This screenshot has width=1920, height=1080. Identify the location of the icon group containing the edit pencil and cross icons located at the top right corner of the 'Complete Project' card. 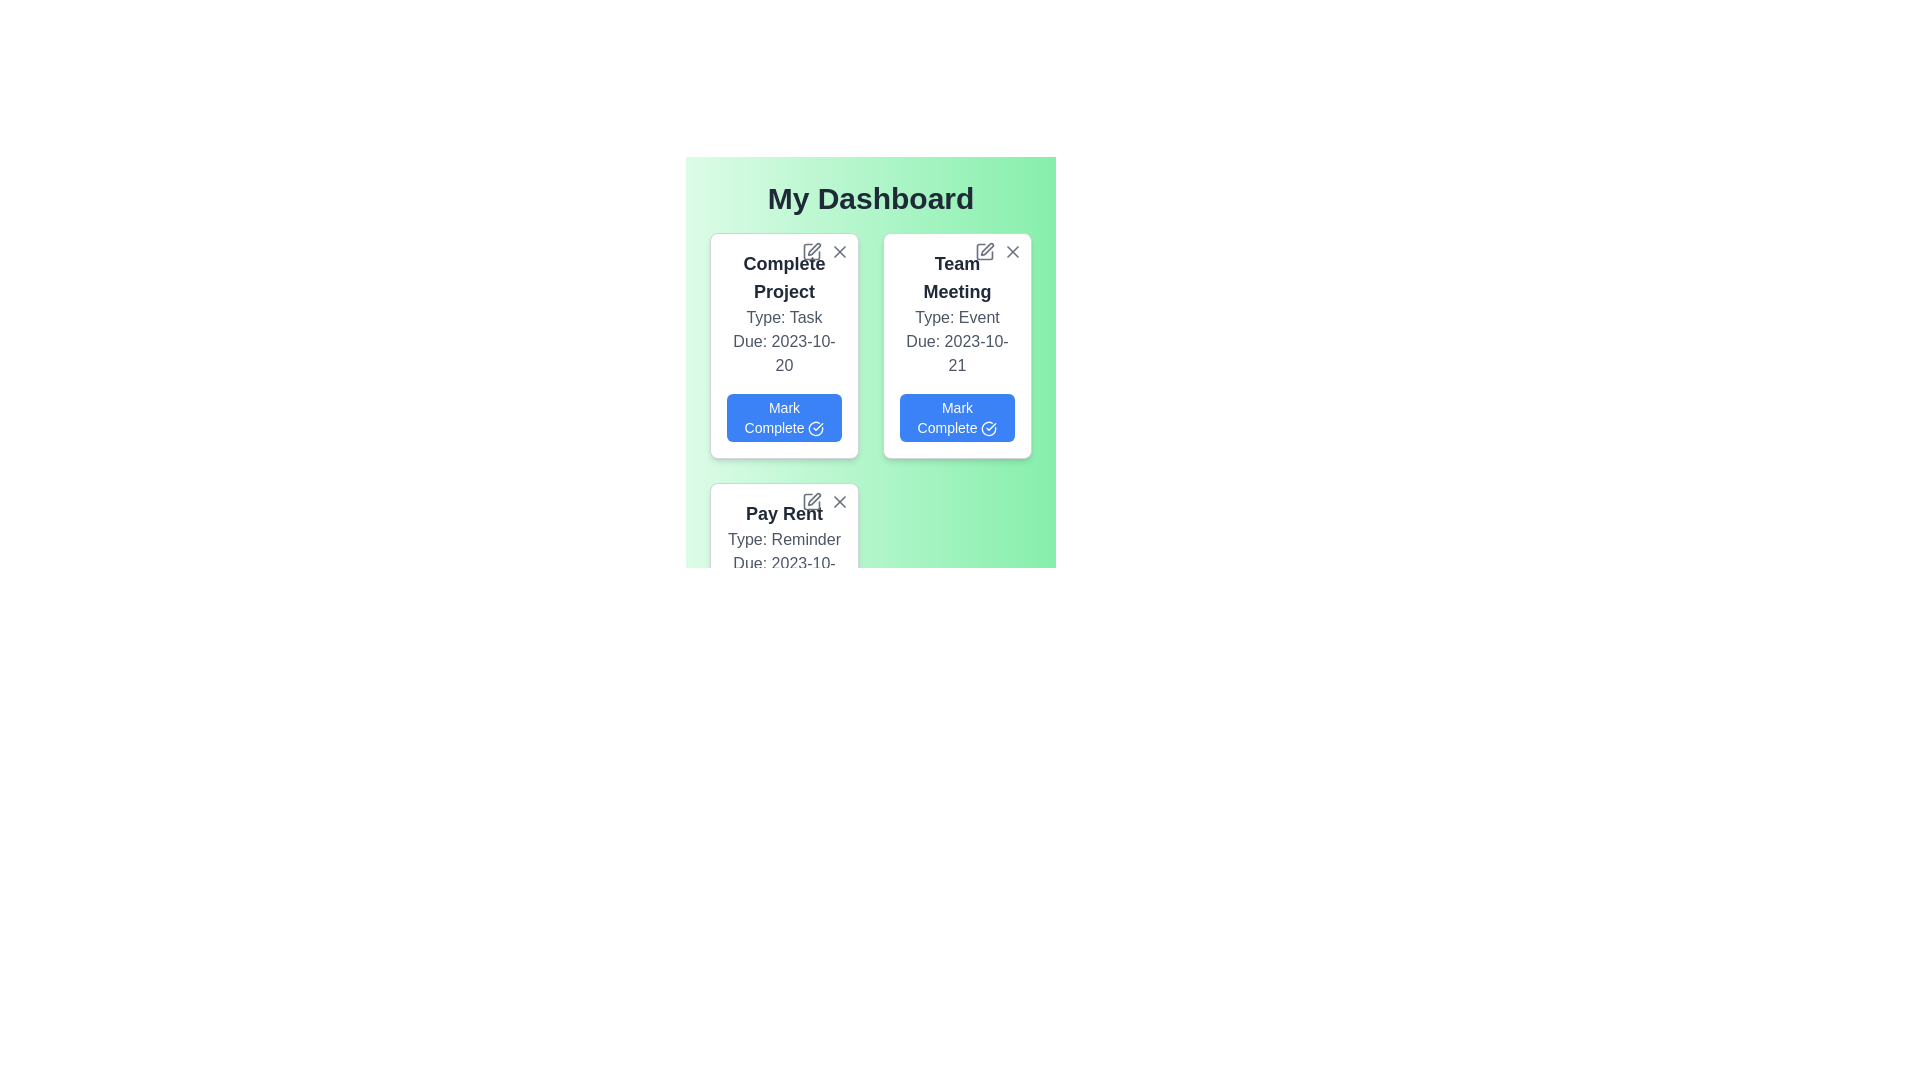
(825, 250).